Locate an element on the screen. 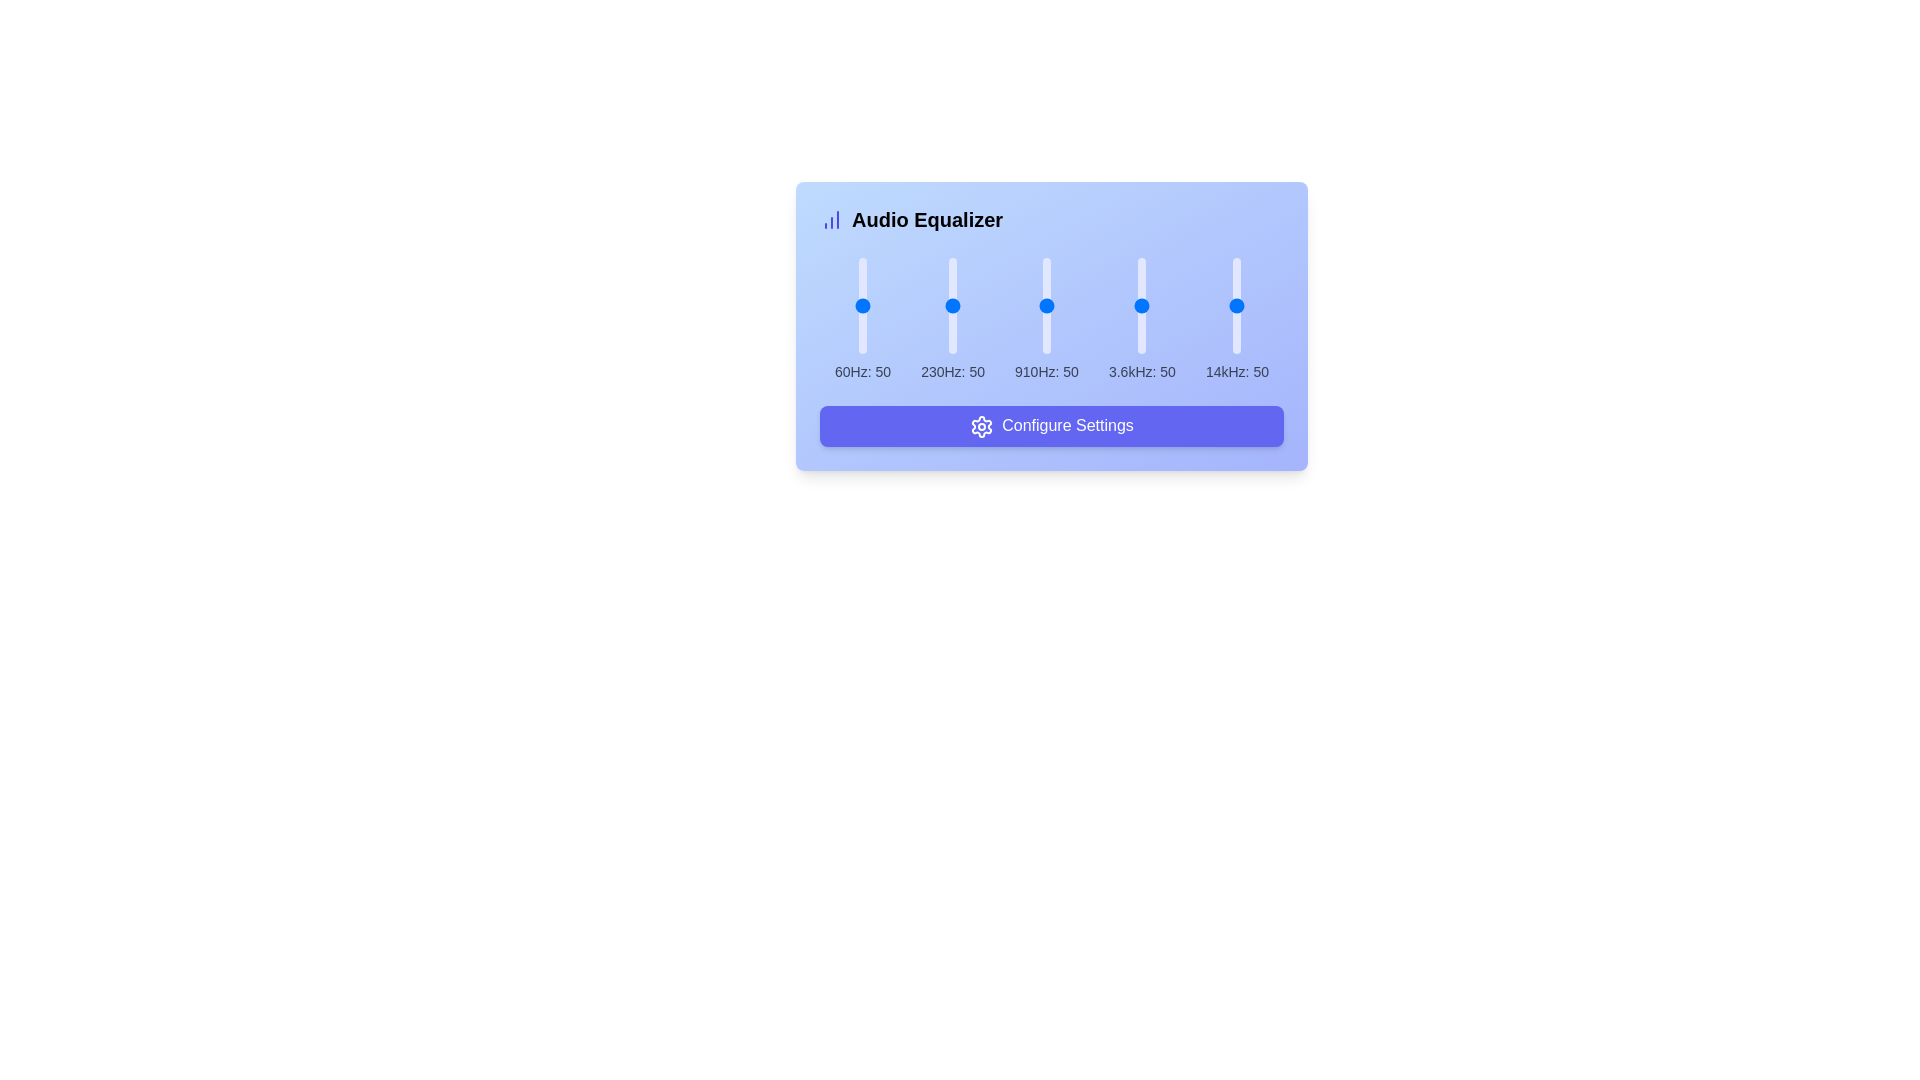 Image resolution: width=1920 pixels, height=1080 pixels. the slider value is located at coordinates (1236, 276).